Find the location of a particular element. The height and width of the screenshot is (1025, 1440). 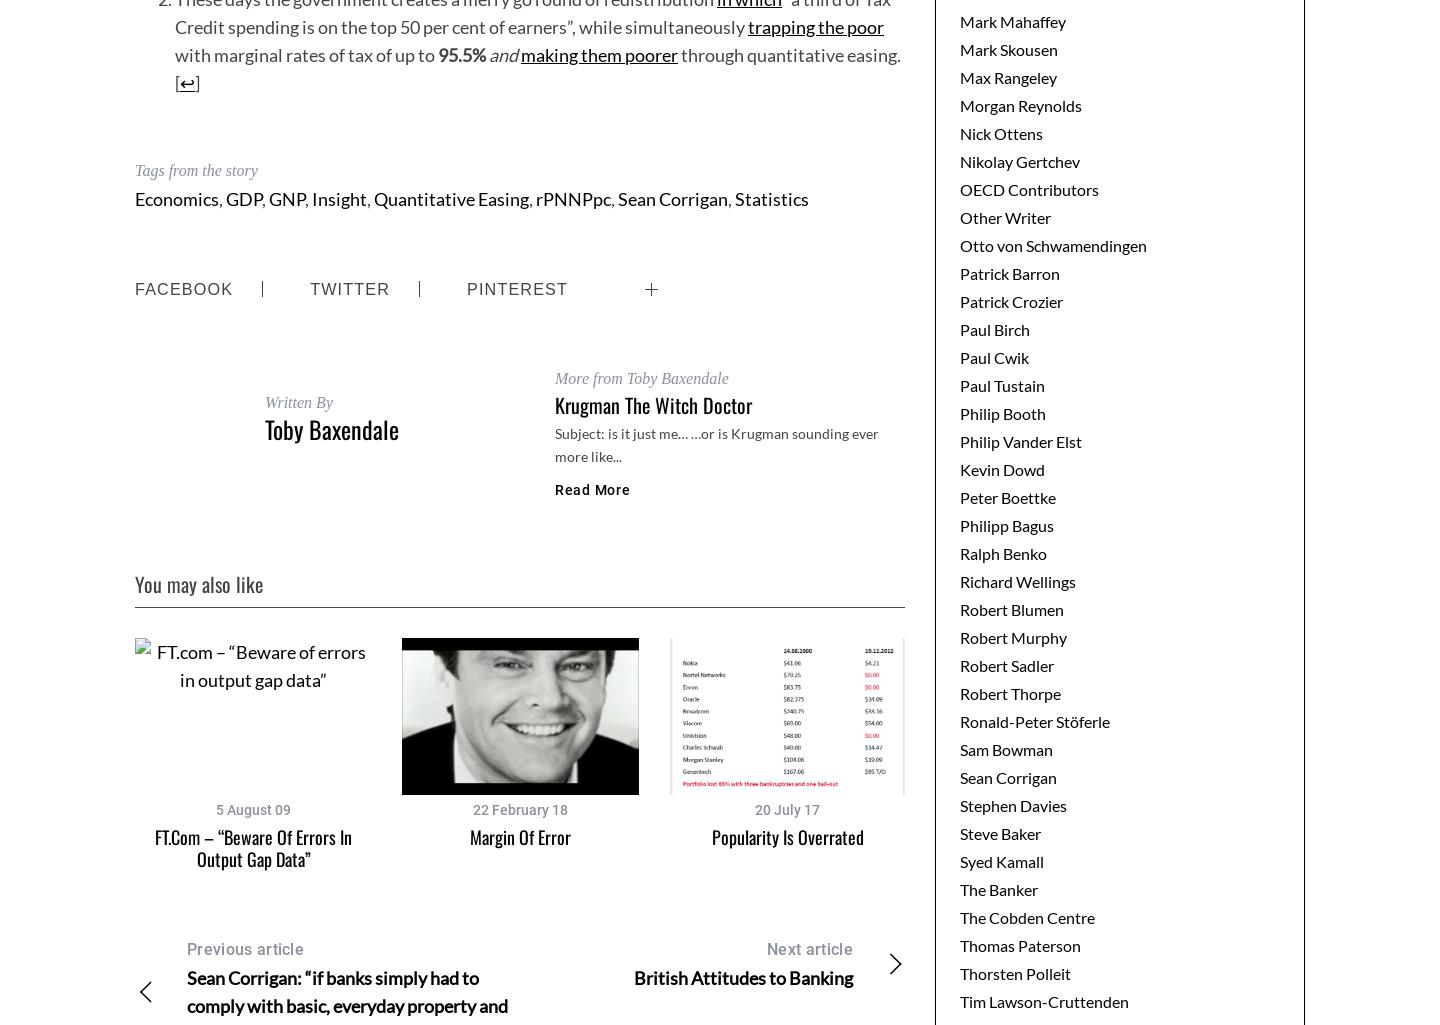

'Robert Sadler' is located at coordinates (1005, 664).